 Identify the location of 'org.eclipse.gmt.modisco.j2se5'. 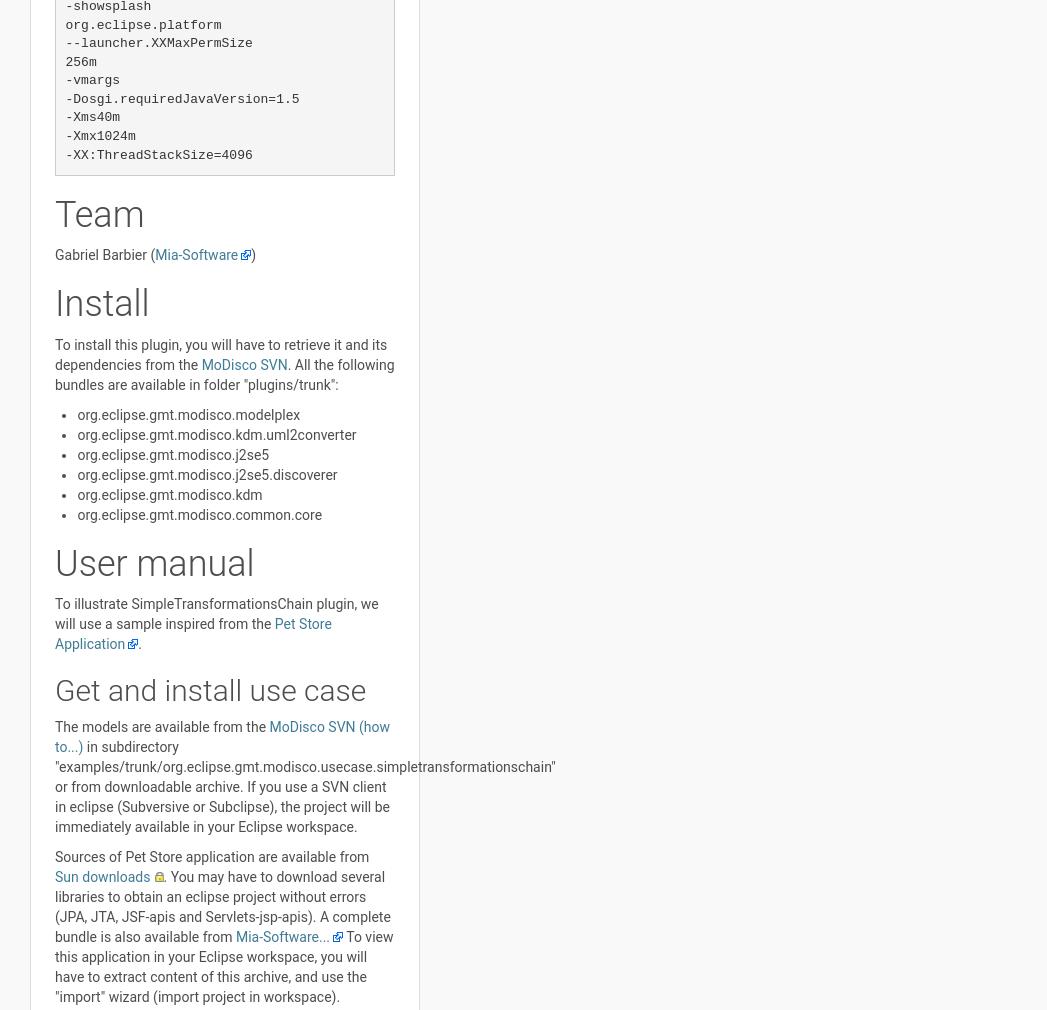
(172, 453).